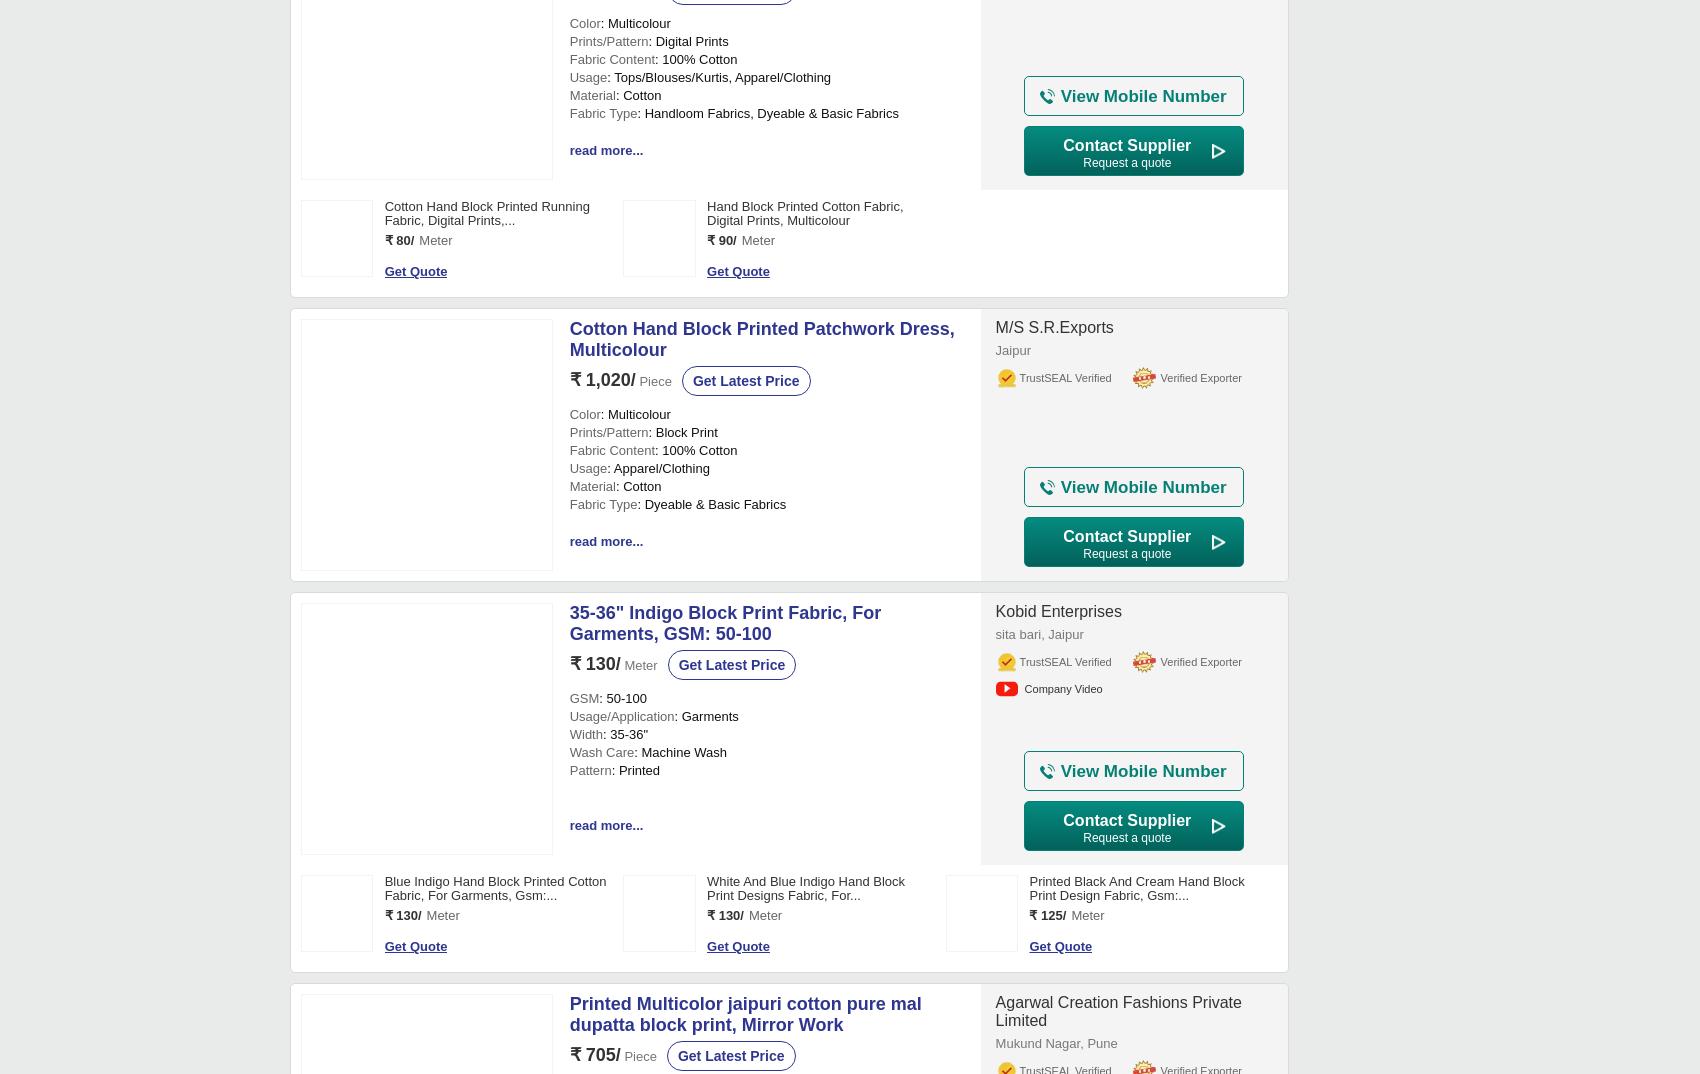 This screenshot has height=1074, width=1700. What do you see at coordinates (401, 461) in the screenshot?
I see `'₹ 150/'` at bounding box center [401, 461].